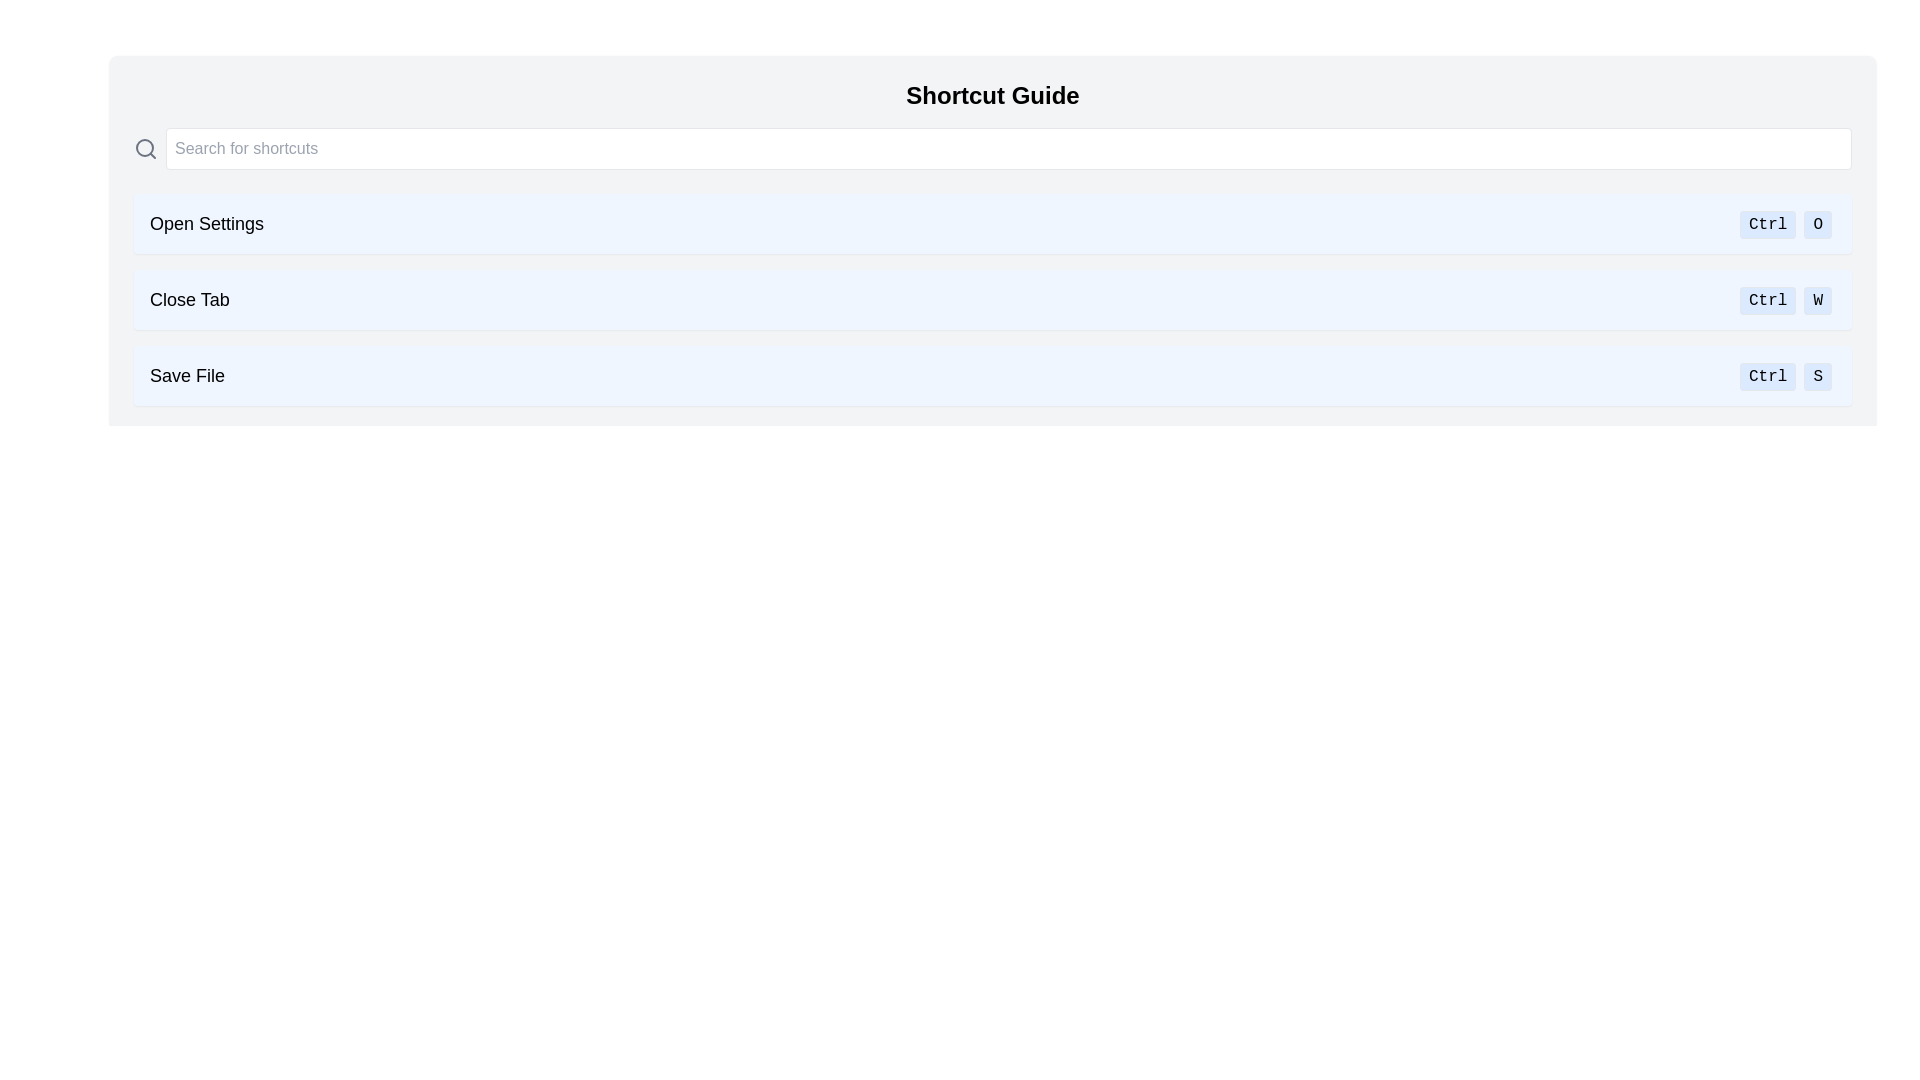 This screenshot has width=1920, height=1080. I want to click on the 'Ctrl' key button in the 'Shortcut Guide' interface, which is part of the shortcut for saving a file, so click(1768, 376).